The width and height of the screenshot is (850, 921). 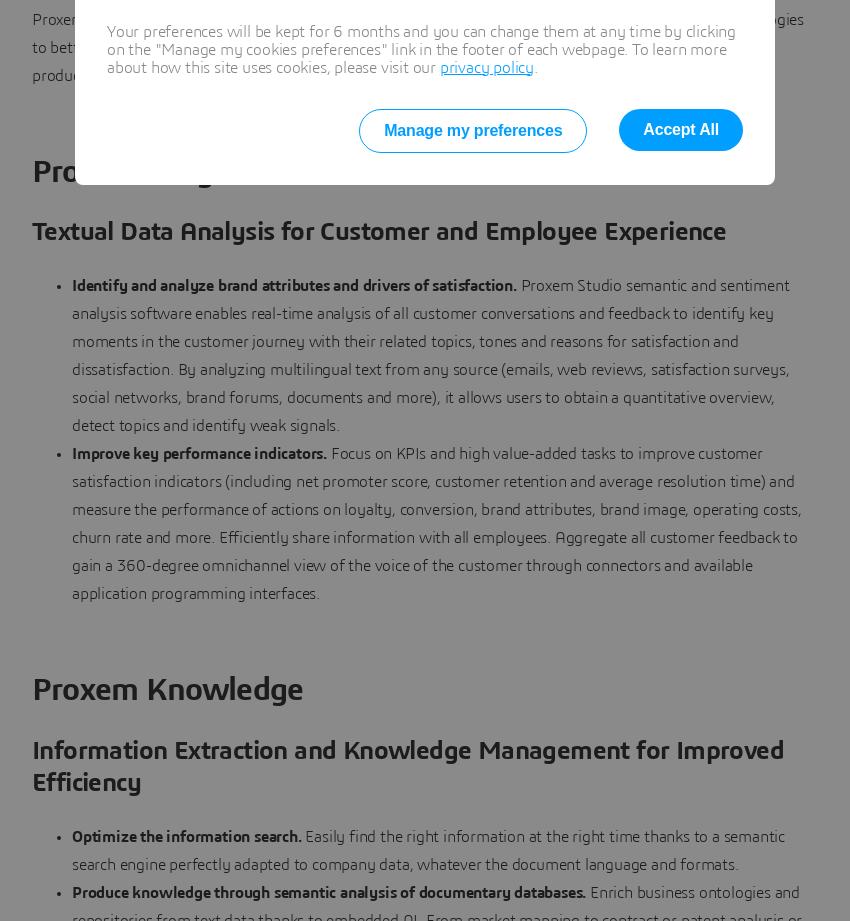 I want to click on 'Optimize the information search.', so click(x=187, y=834).